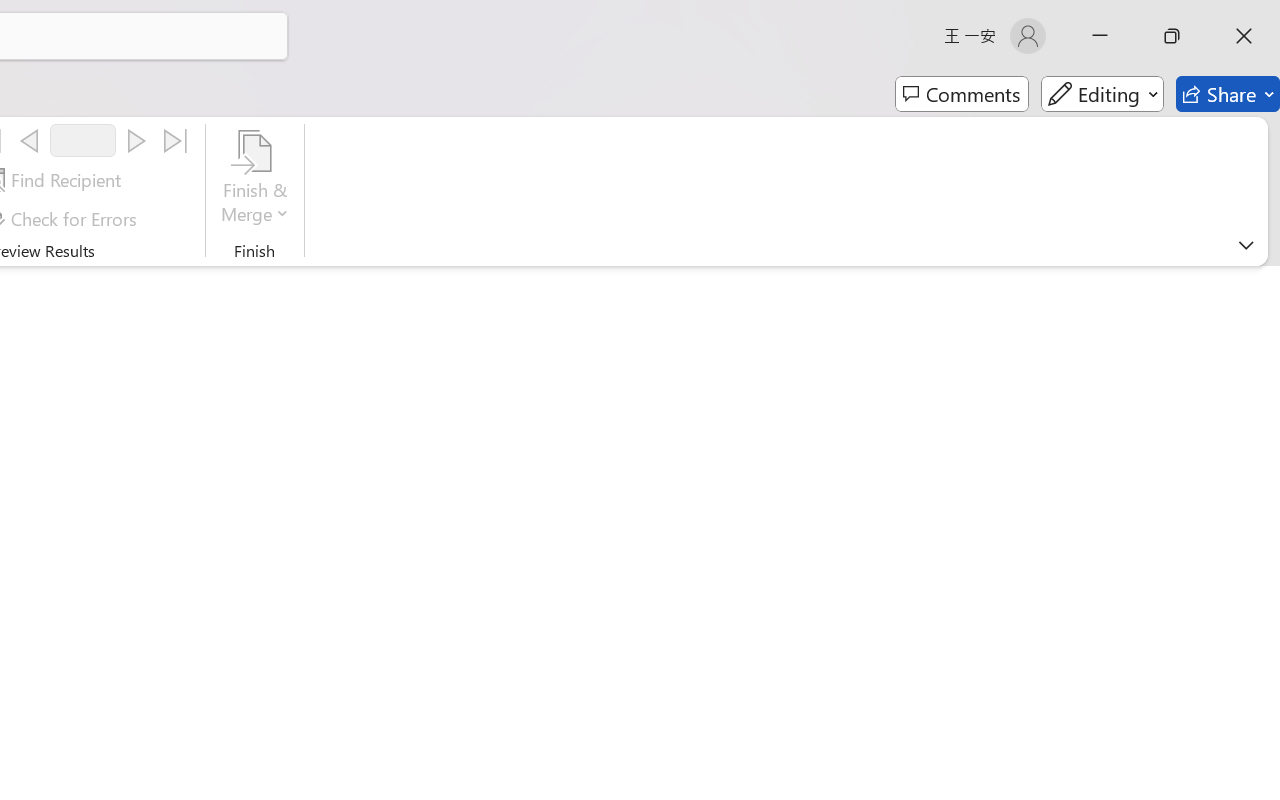  What do you see at coordinates (135, 141) in the screenshot?
I see `'Next'` at bounding box center [135, 141].